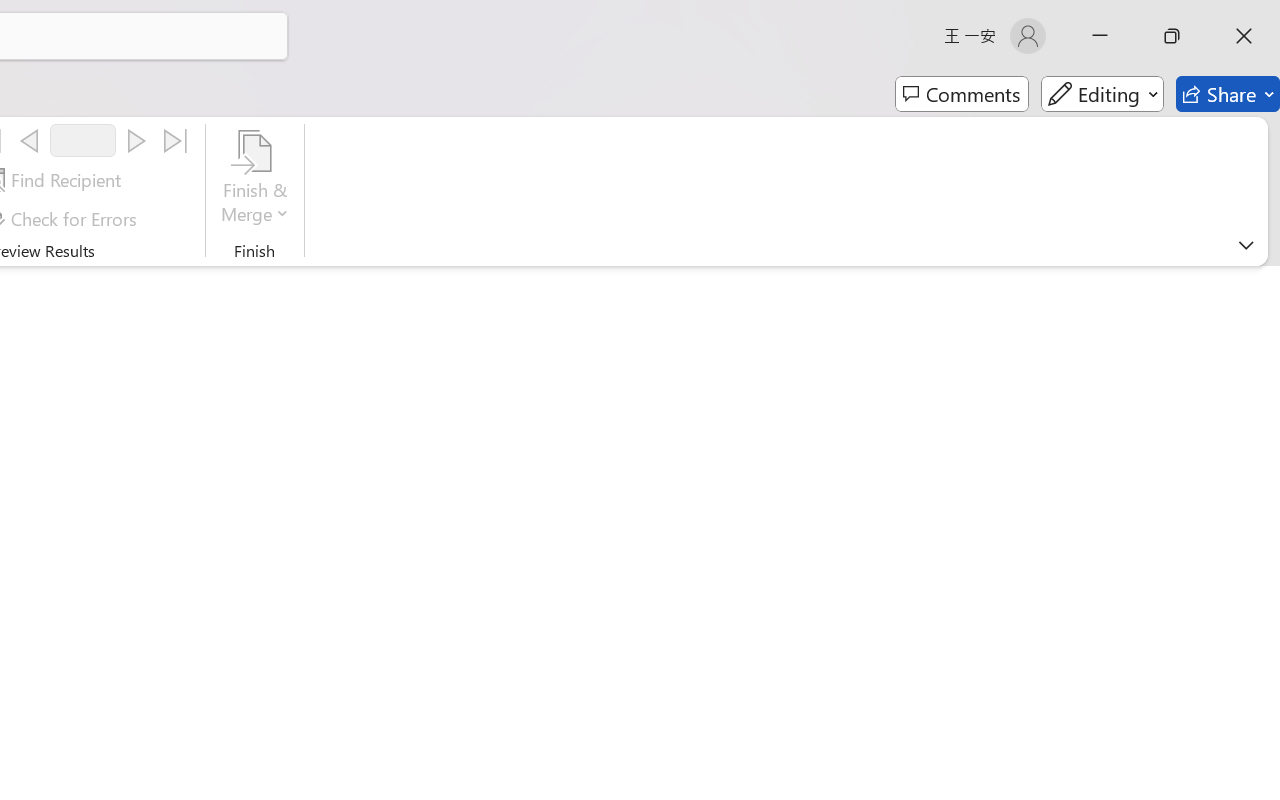  What do you see at coordinates (135, 141) in the screenshot?
I see `'Next'` at bounding box center [135, 141].